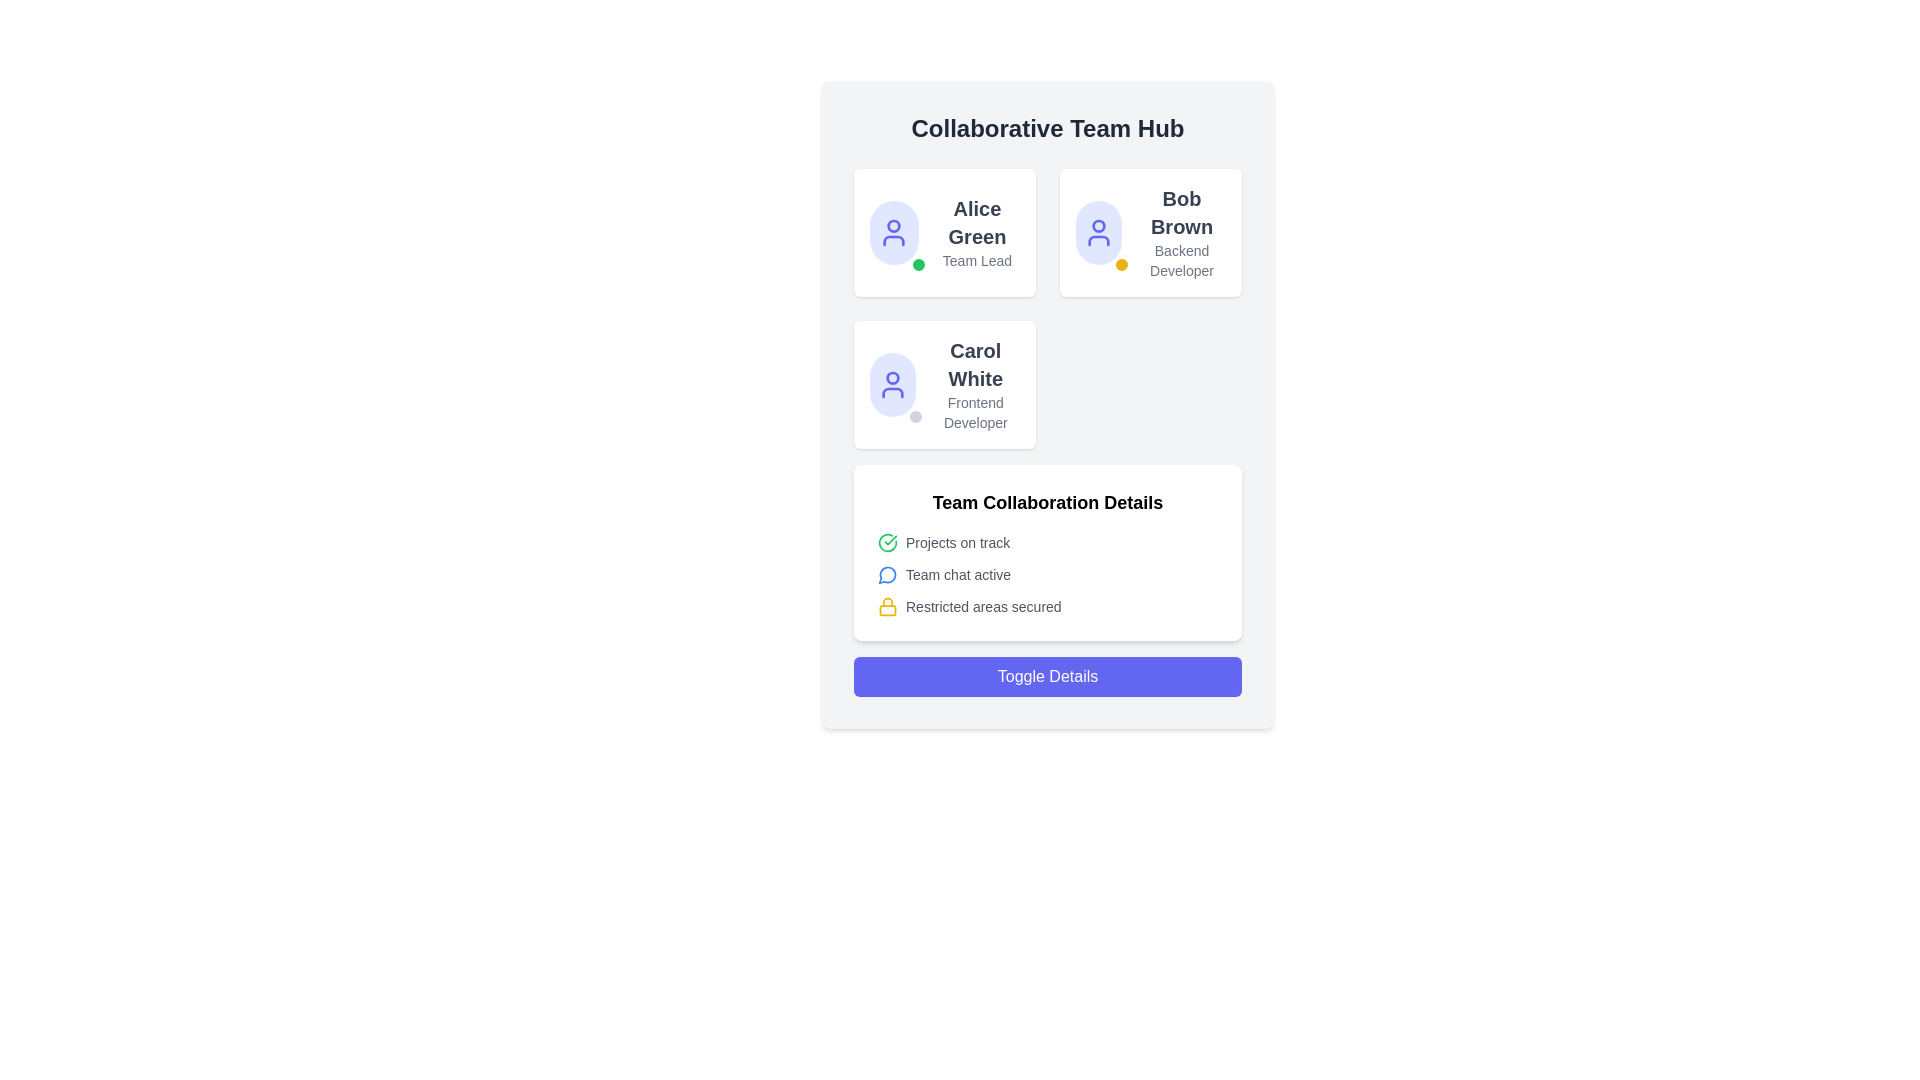  What do you see at coordinates (1046, 574) in the screenshot?
I see `the 'Team chat active' status indicator in the Team Collaboration Details card, which is the second item in a vertical list of status indicators` at bounding box center [1046, 574].